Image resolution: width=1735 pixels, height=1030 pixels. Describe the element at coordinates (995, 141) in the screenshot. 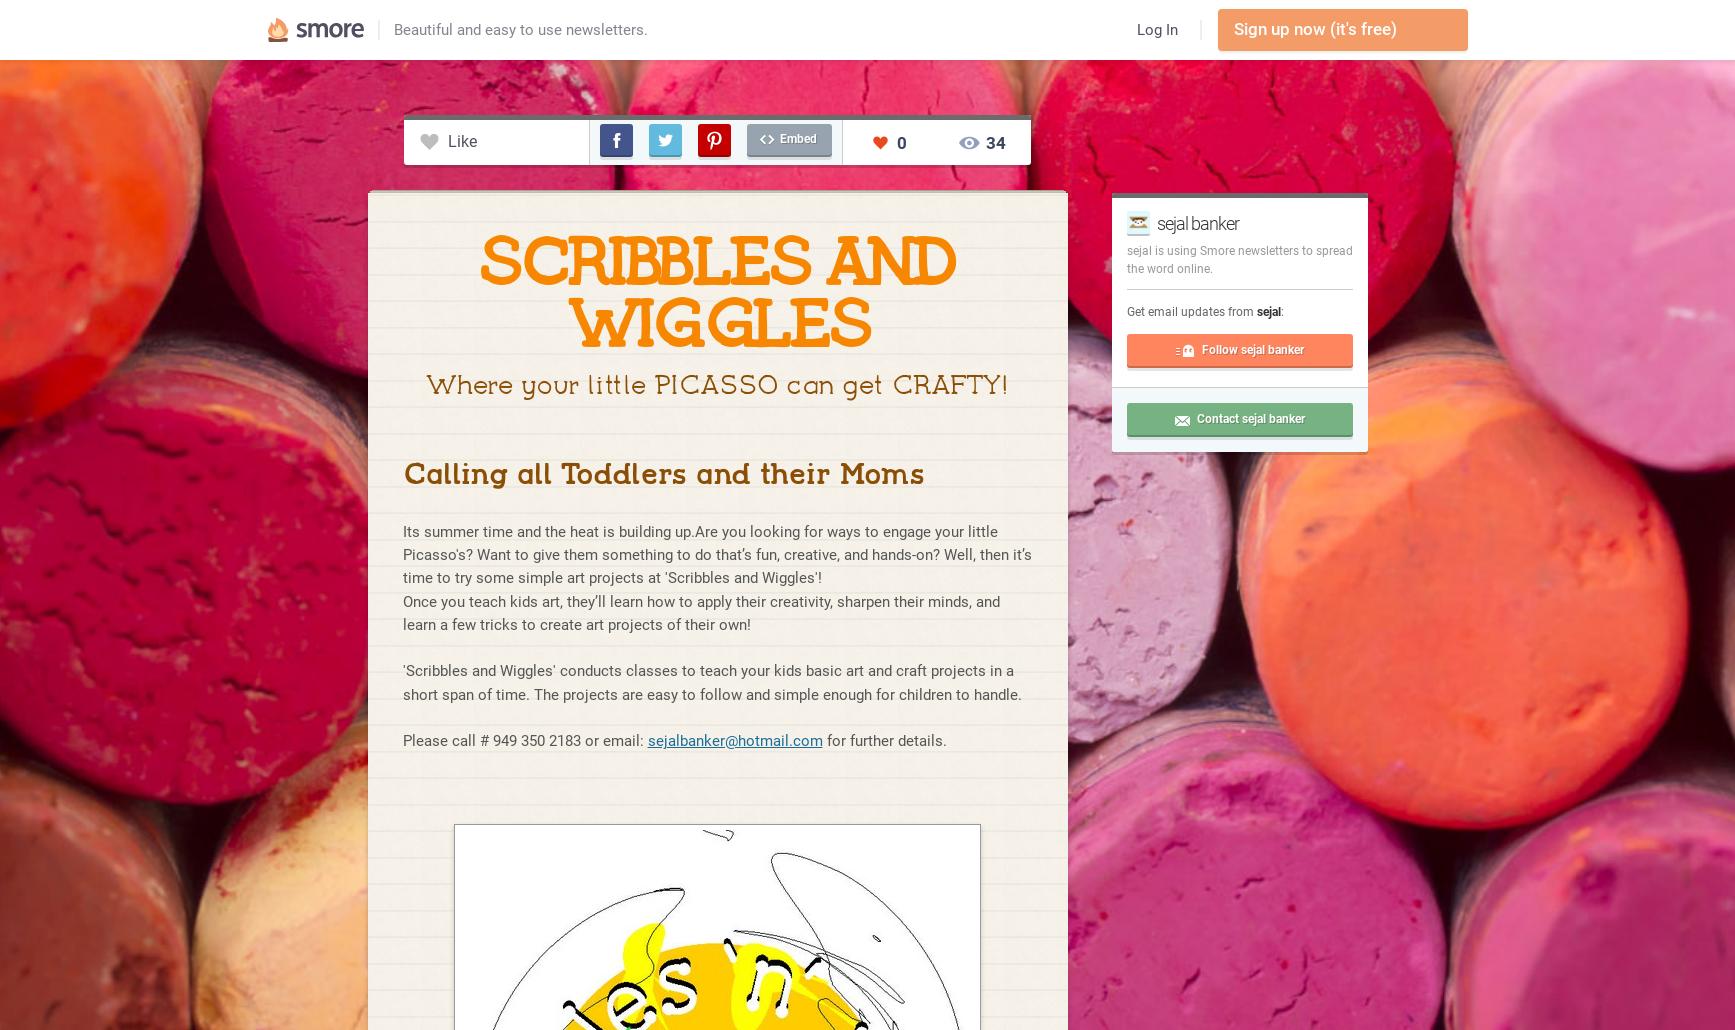

I see `'34'` at that location.